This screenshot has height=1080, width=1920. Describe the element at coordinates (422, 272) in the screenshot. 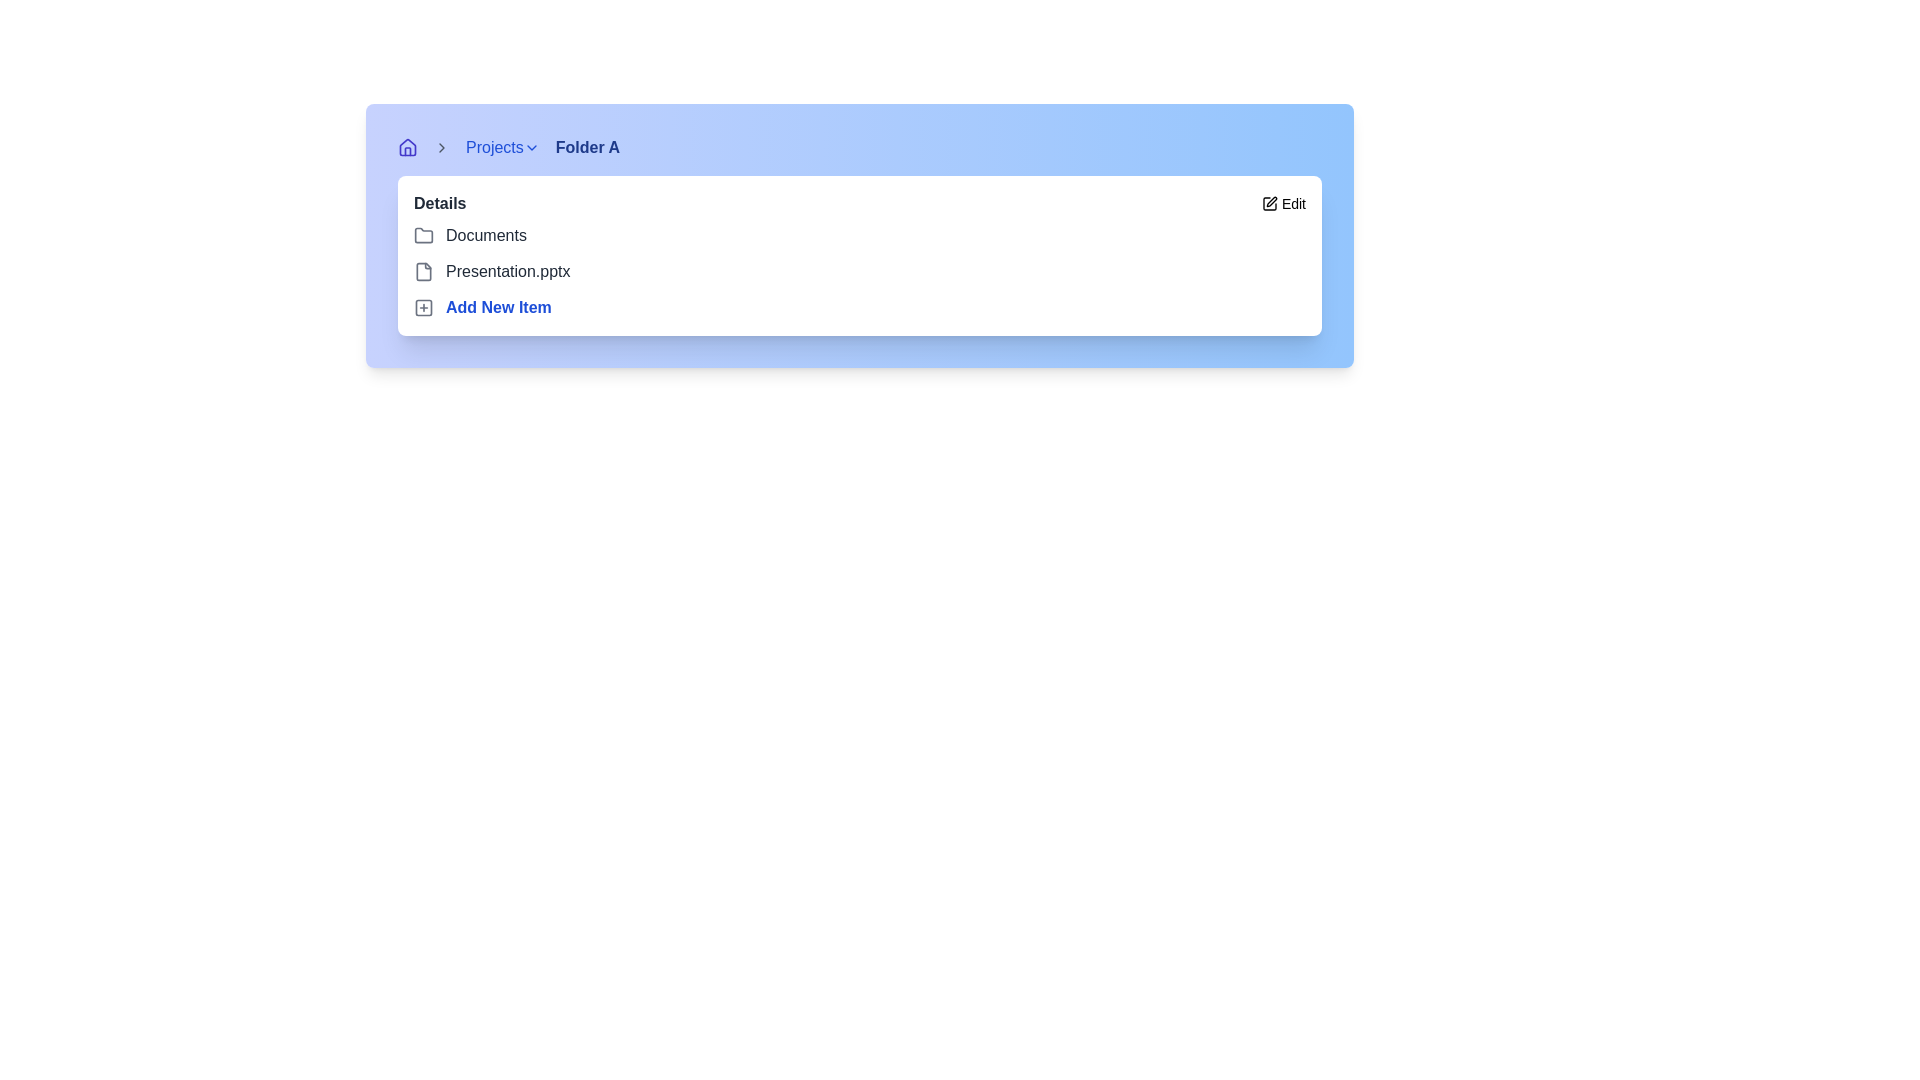

I see `the icon representing the file 'Presentation.pptx' located in the 'Details' section, positioned to the left of its filename text` at that location.